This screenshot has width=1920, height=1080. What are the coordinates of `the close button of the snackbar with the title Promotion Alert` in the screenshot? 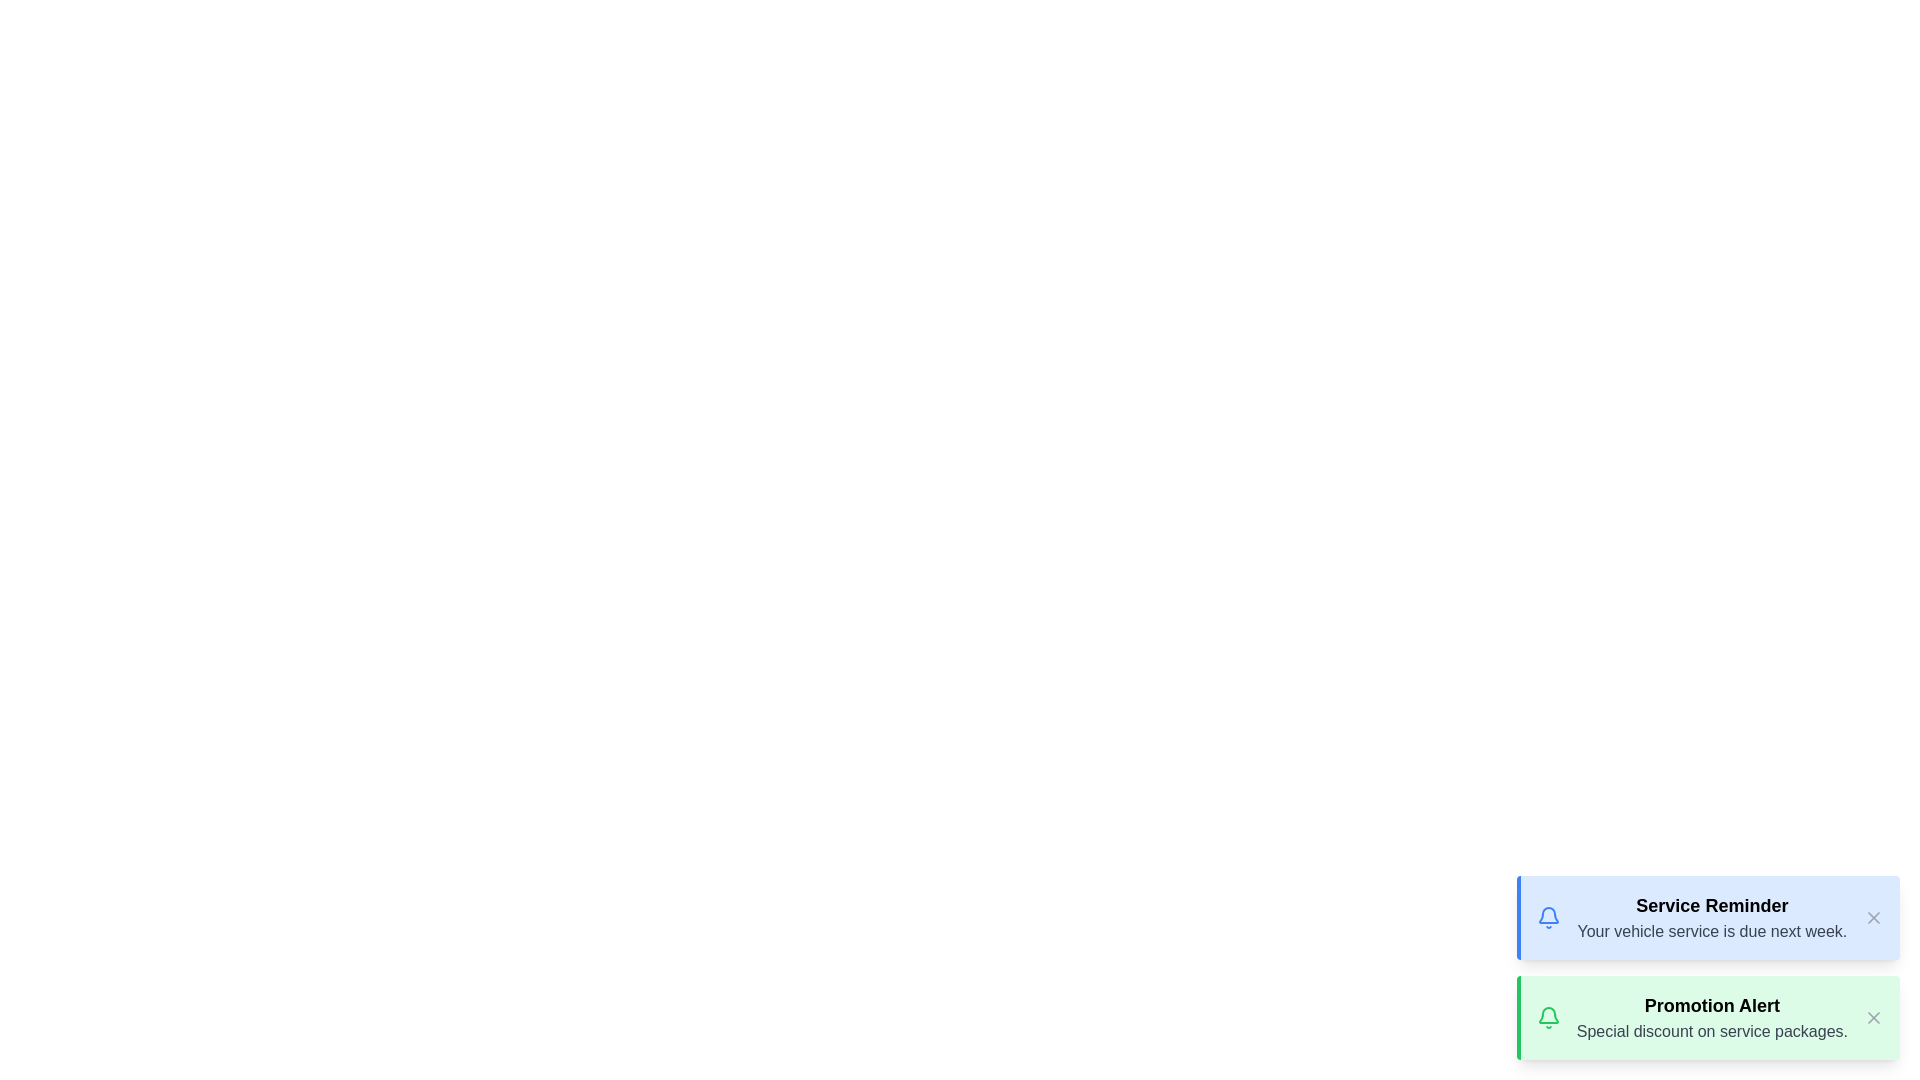 It's located at (1872, 1018).